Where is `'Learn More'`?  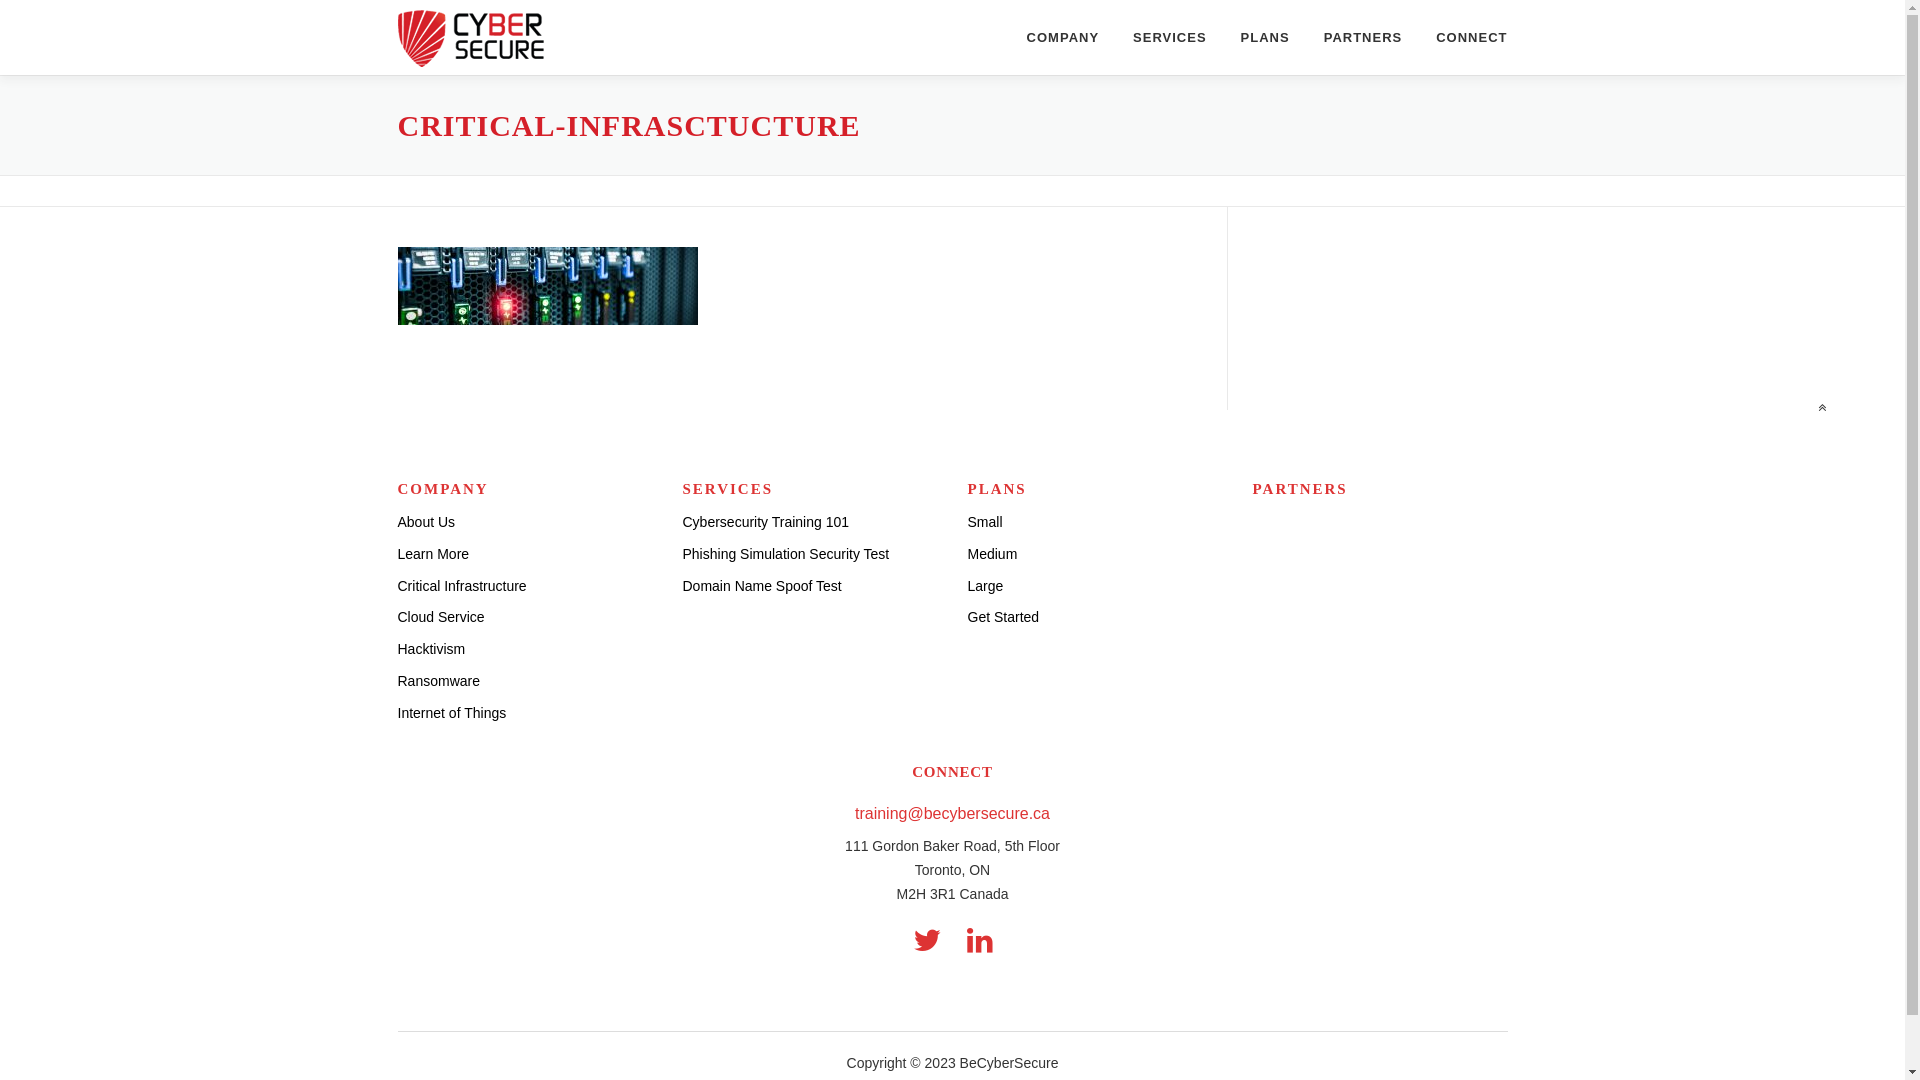
'Learn More' is located at coordinates (398, 554).